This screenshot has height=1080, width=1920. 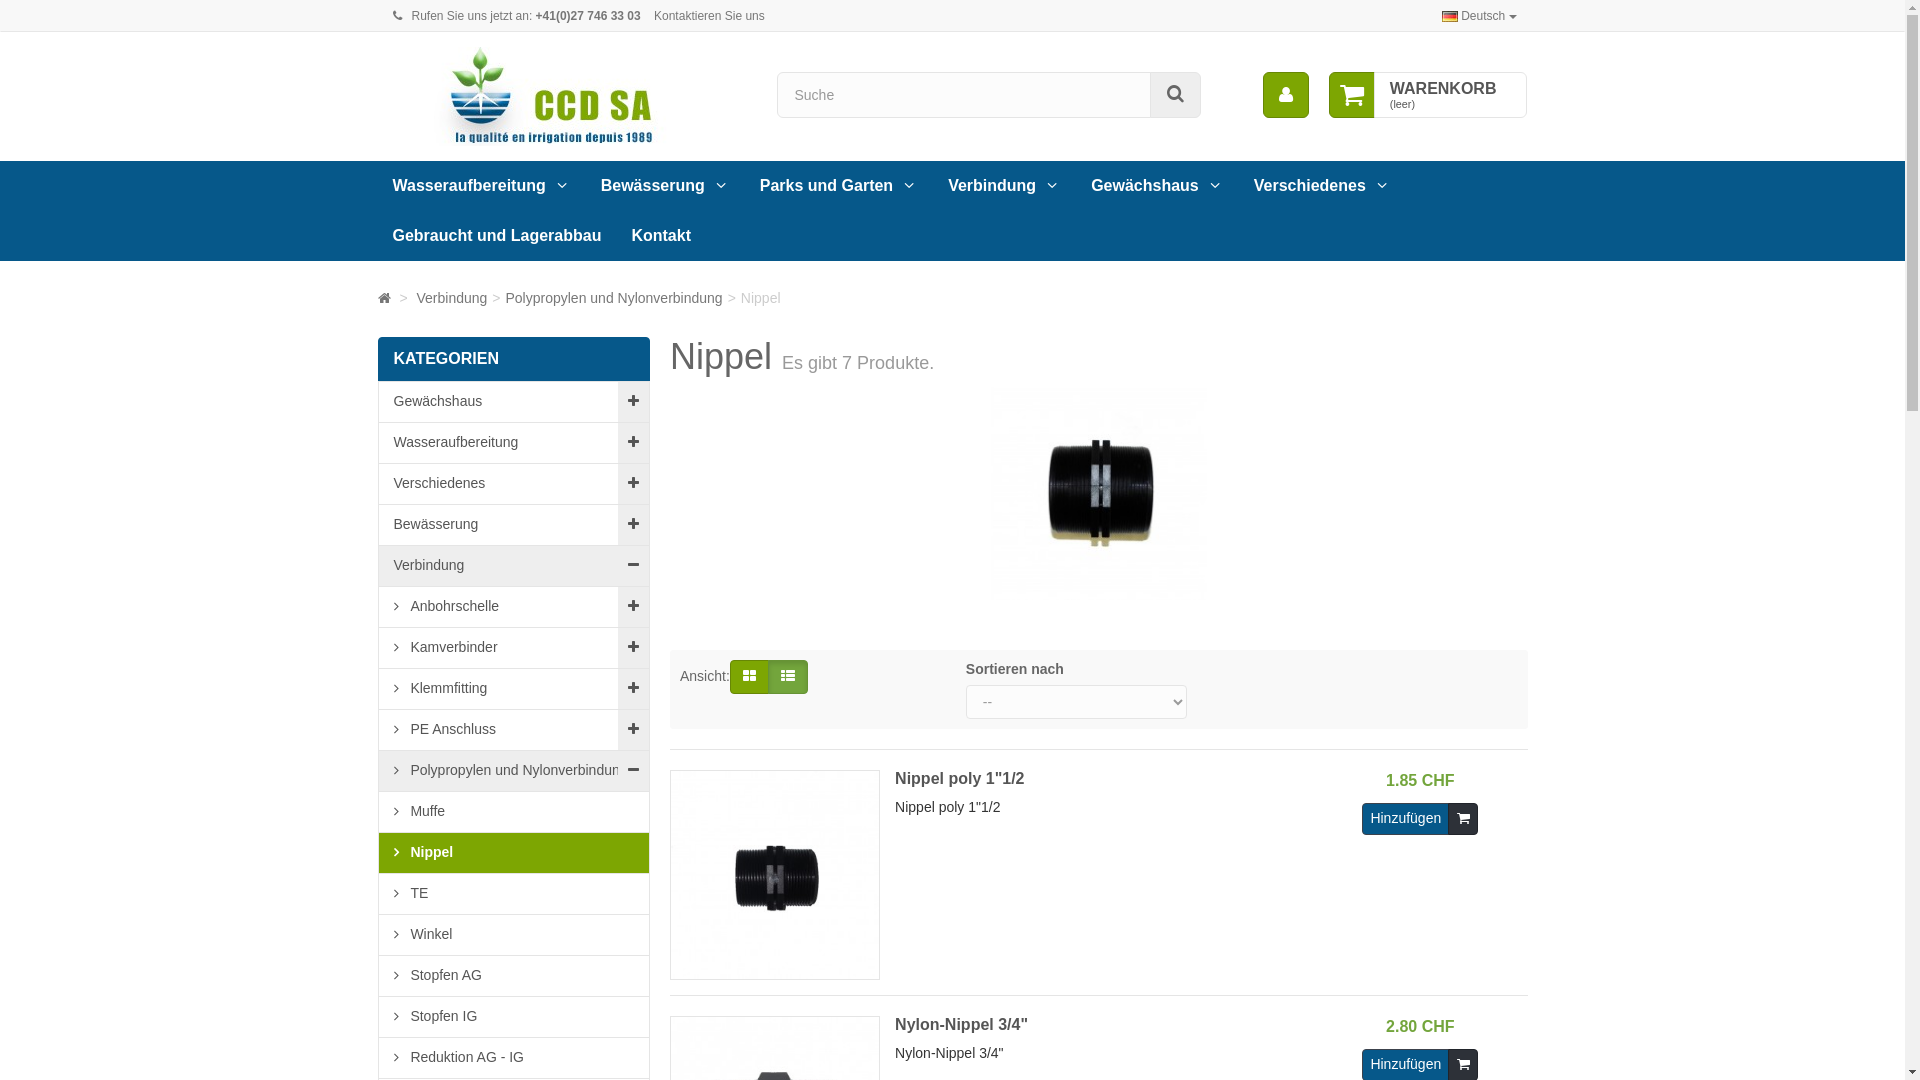 I want to click on 'PE Anschluss', so click(x=513, y=729).